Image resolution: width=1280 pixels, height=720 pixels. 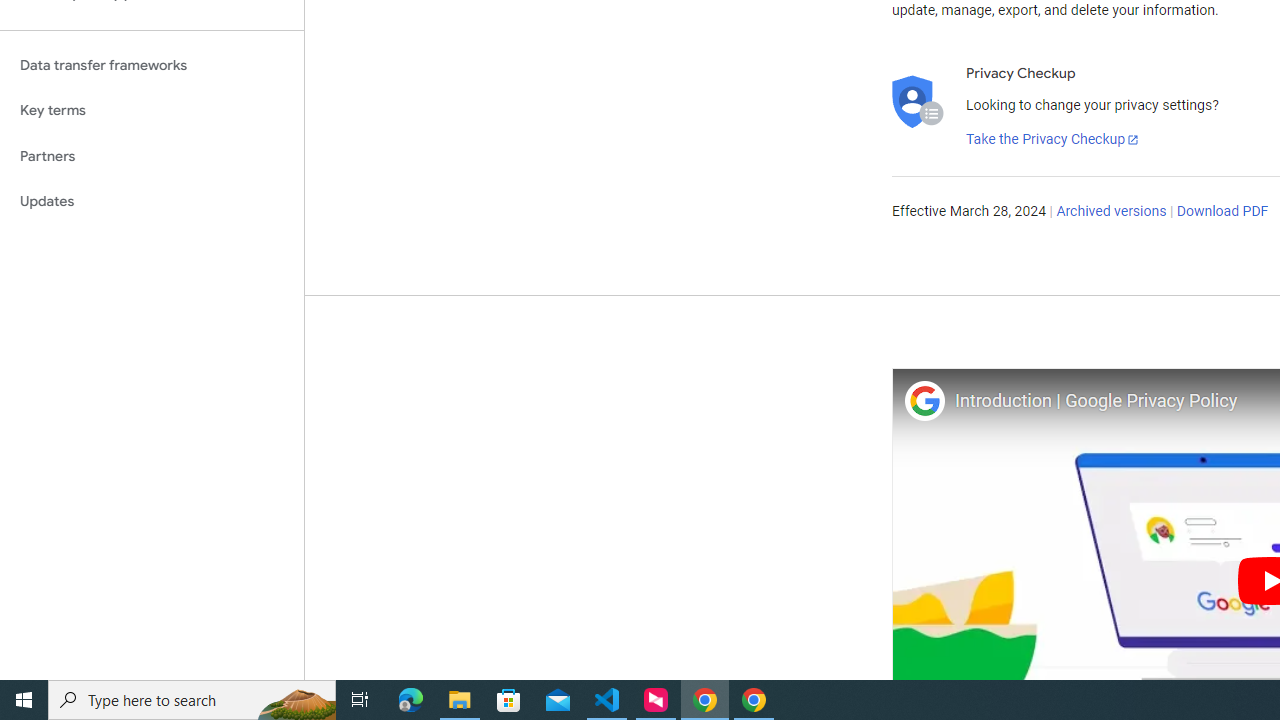 I want to click on 'Take the Privacy Checkup', so click(x=1052, y=139).